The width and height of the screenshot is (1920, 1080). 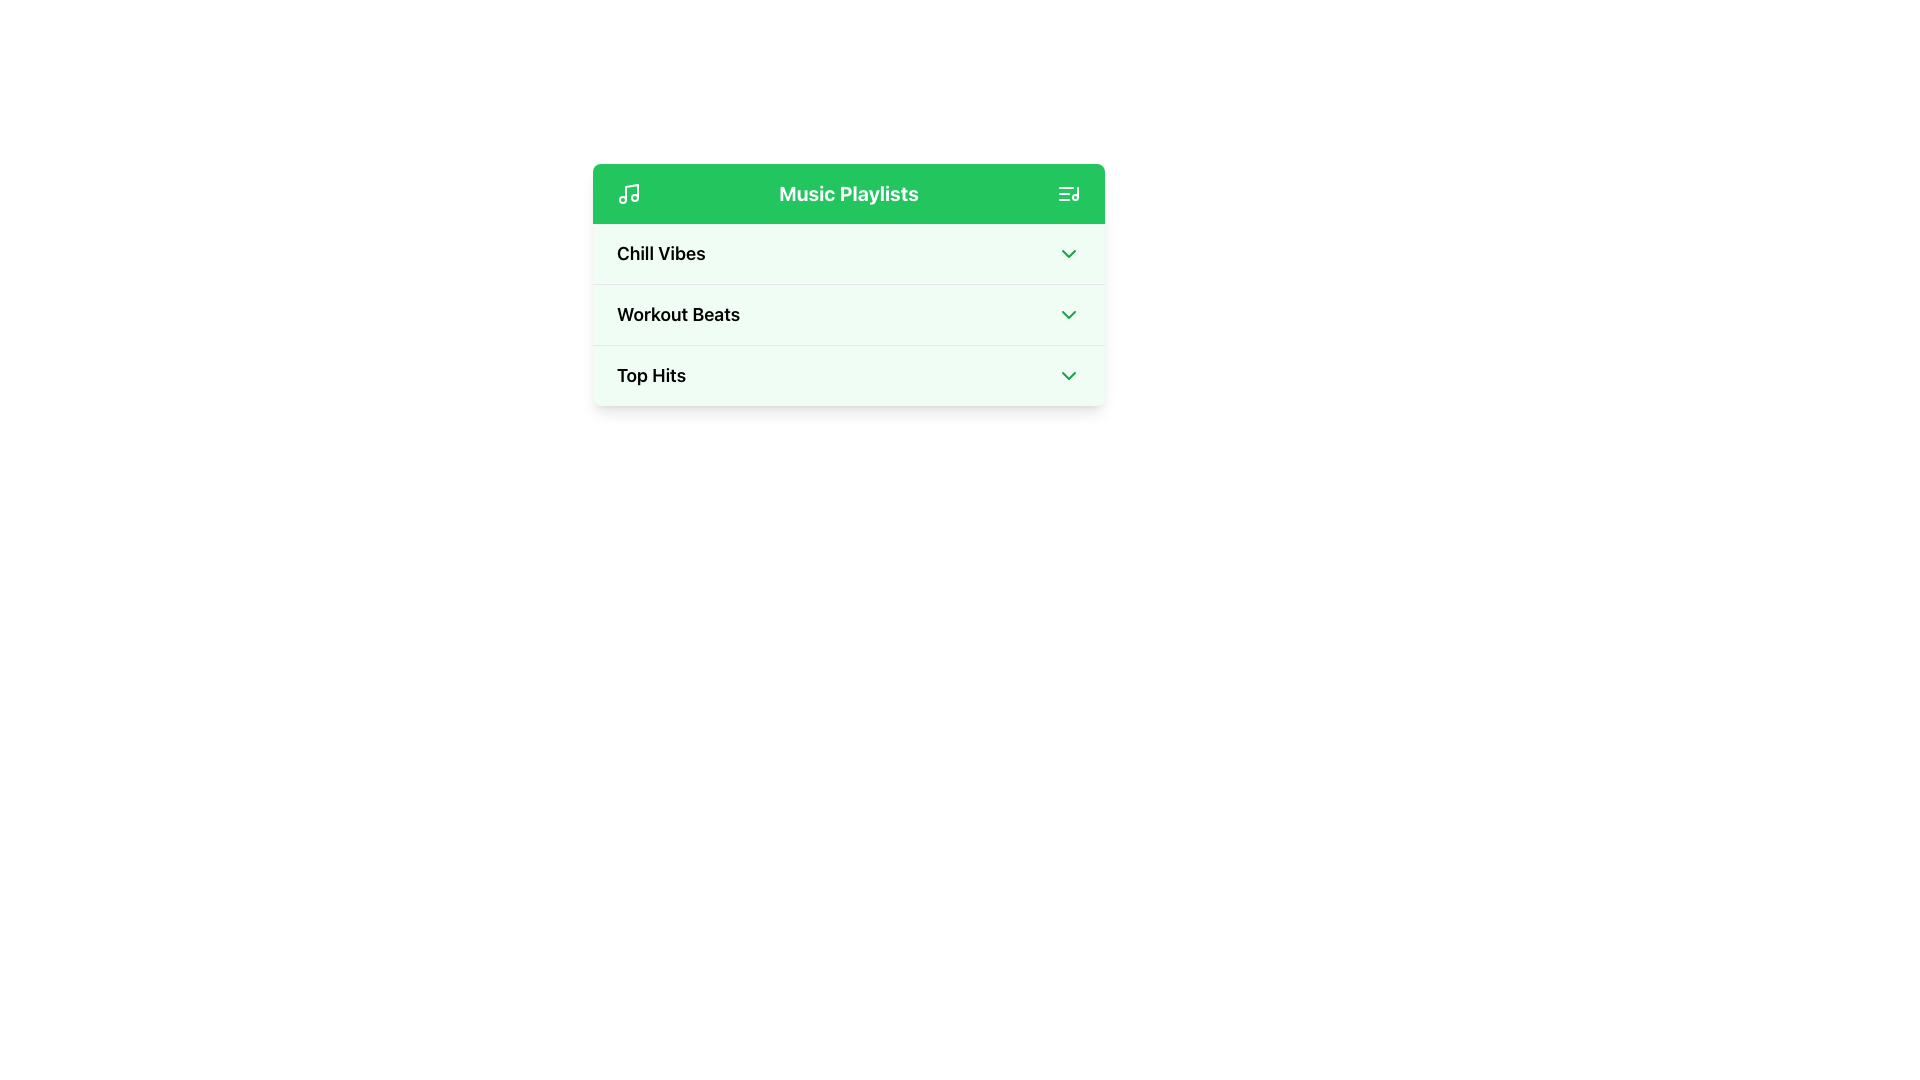 I want to click on the vertical segment of the SVG icon representing a musical note, located to the left of the 'Music Playlists' text in the green header section of the card, so click(x=631, y=192).